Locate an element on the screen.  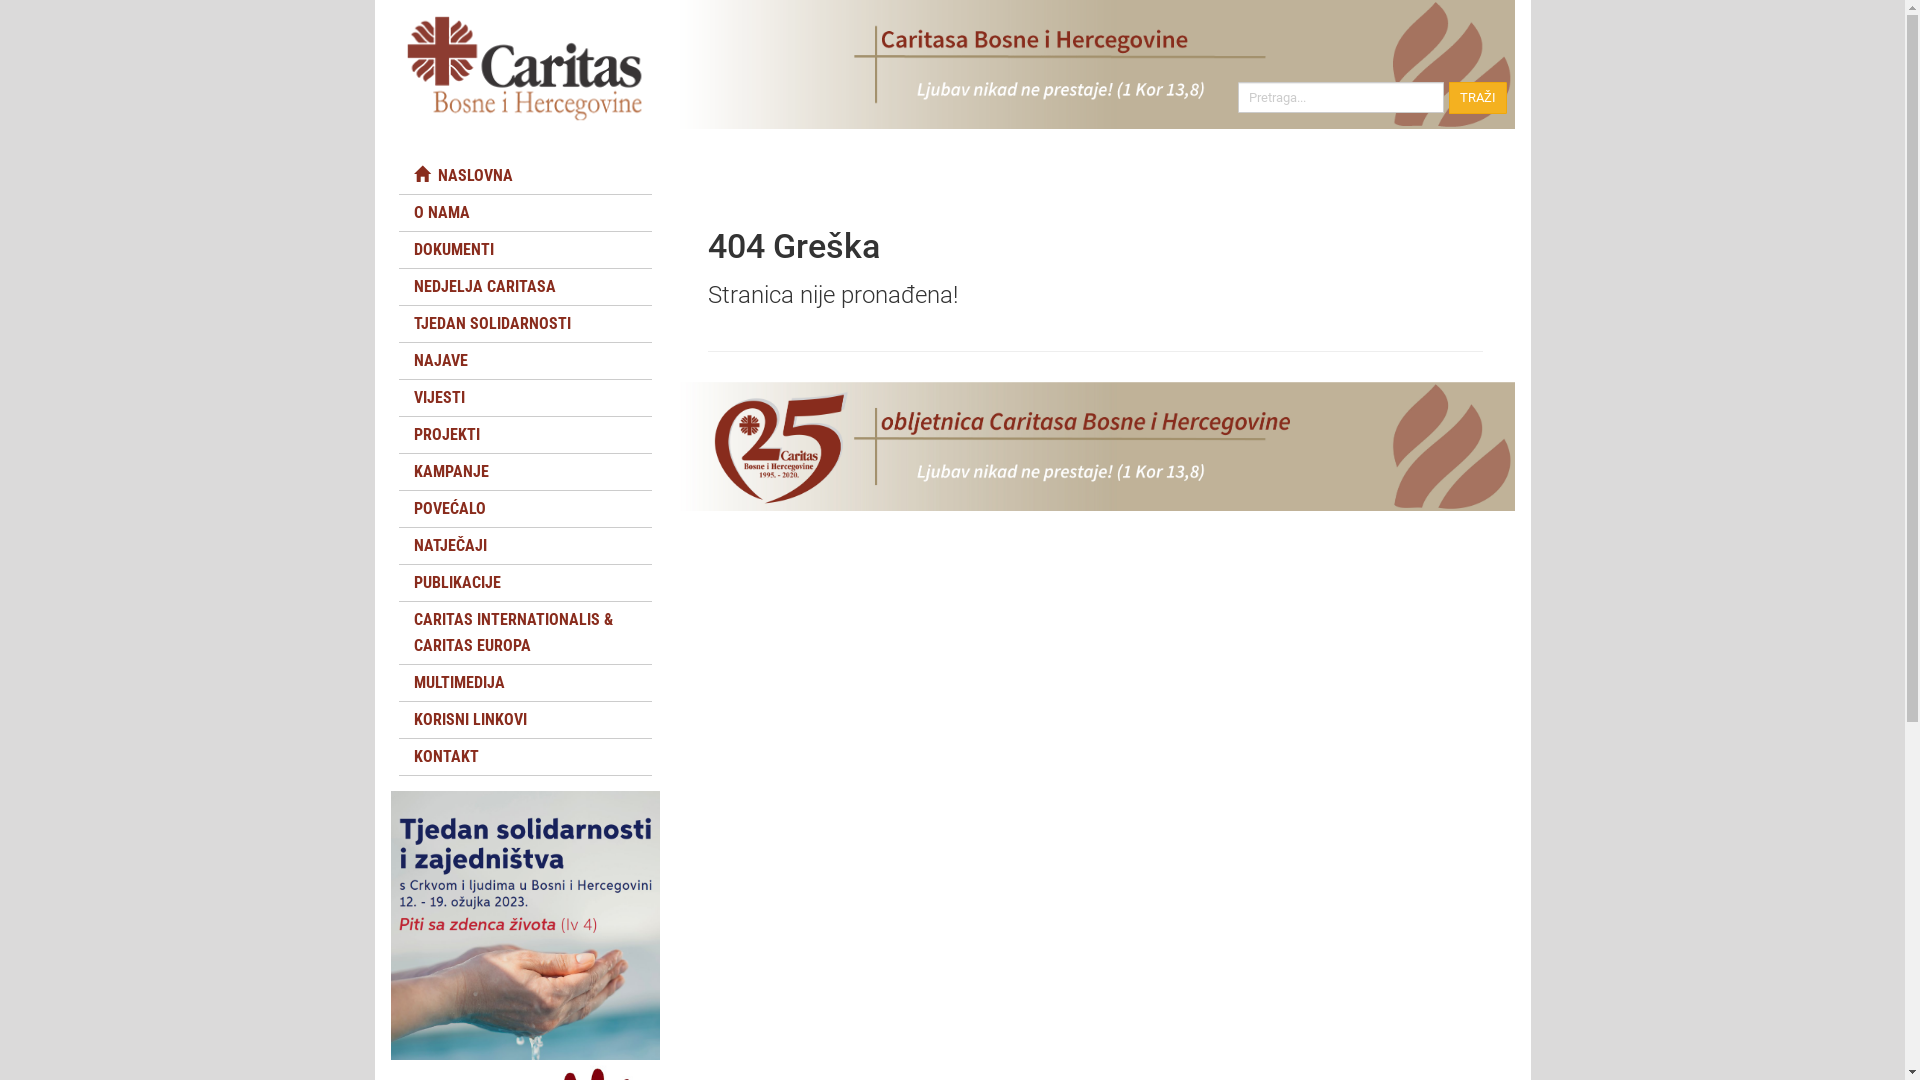
'PROJEKTI' is located at coordinates (398, 434).